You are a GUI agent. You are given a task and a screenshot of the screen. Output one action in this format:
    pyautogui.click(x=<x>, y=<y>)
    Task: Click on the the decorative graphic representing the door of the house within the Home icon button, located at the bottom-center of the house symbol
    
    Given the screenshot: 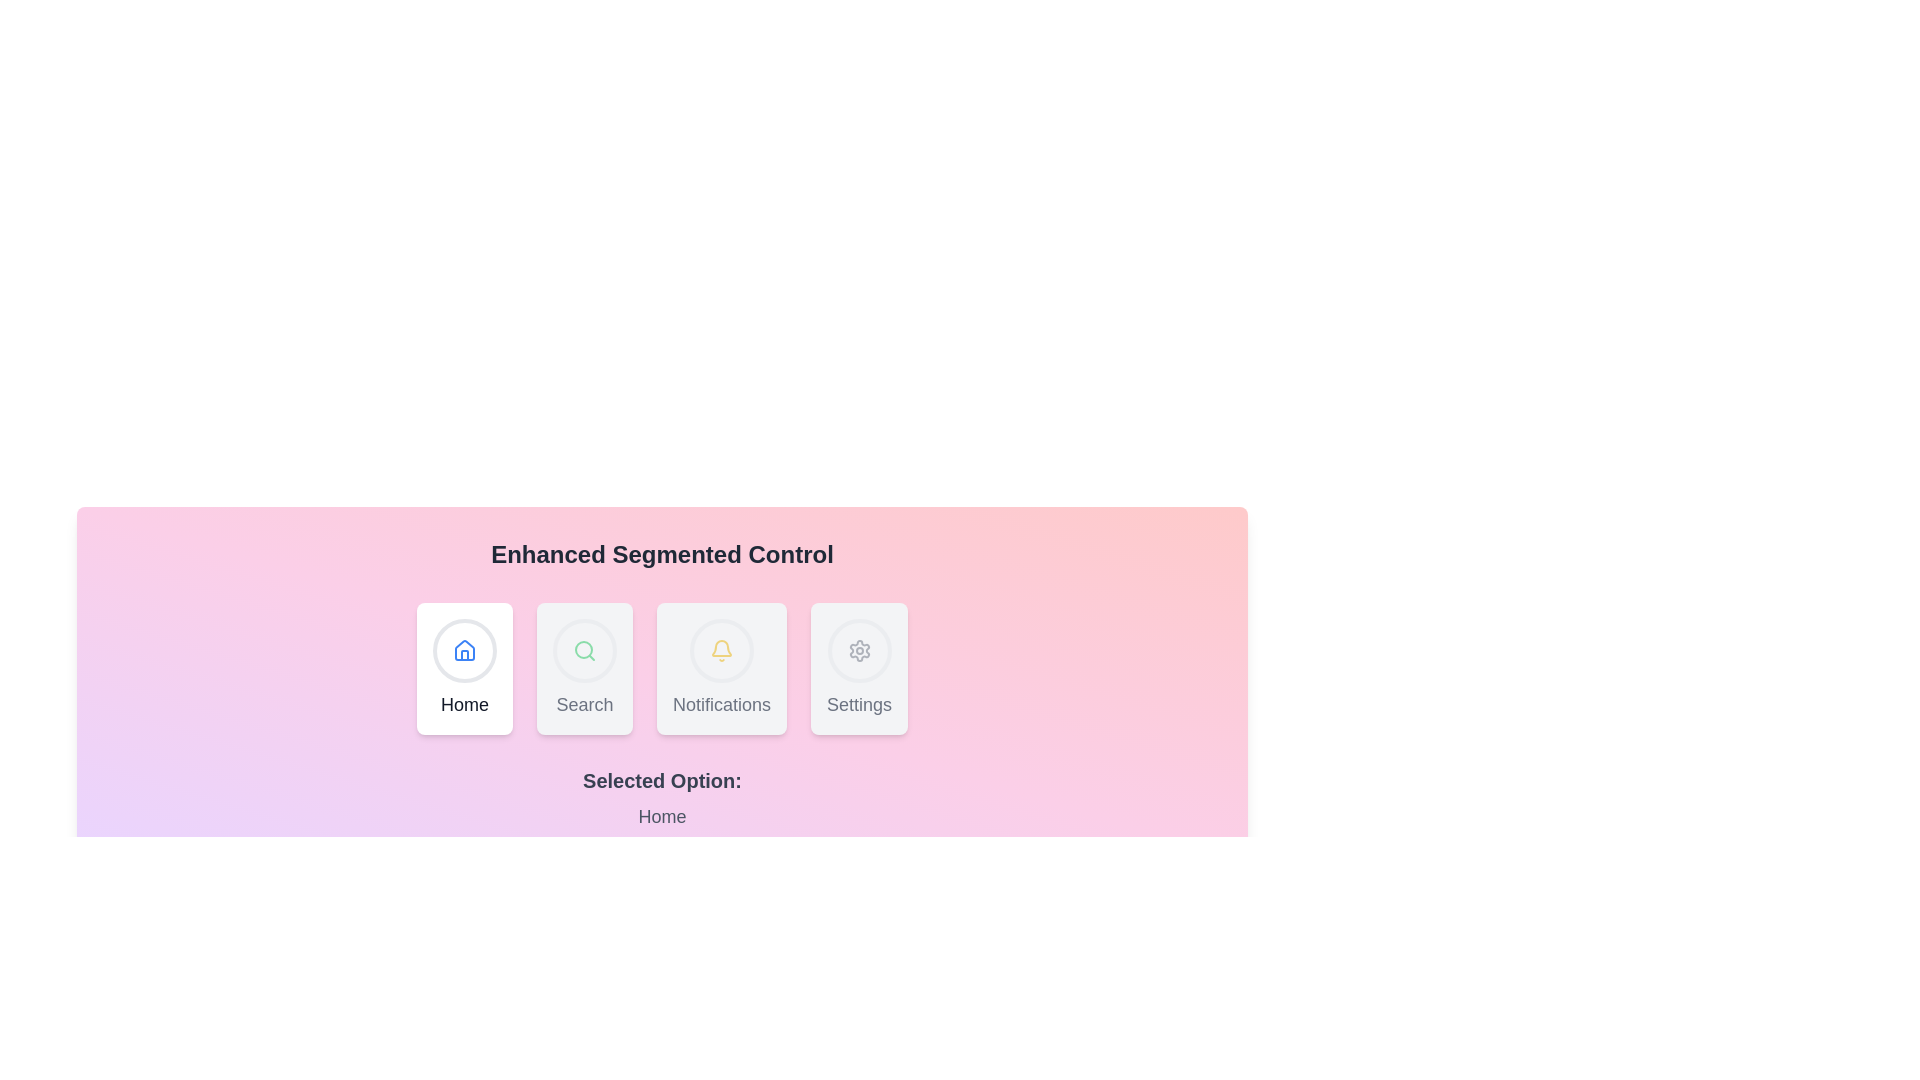 What is the action you would take?
    pyautogui.click(x=464, y=655)
    